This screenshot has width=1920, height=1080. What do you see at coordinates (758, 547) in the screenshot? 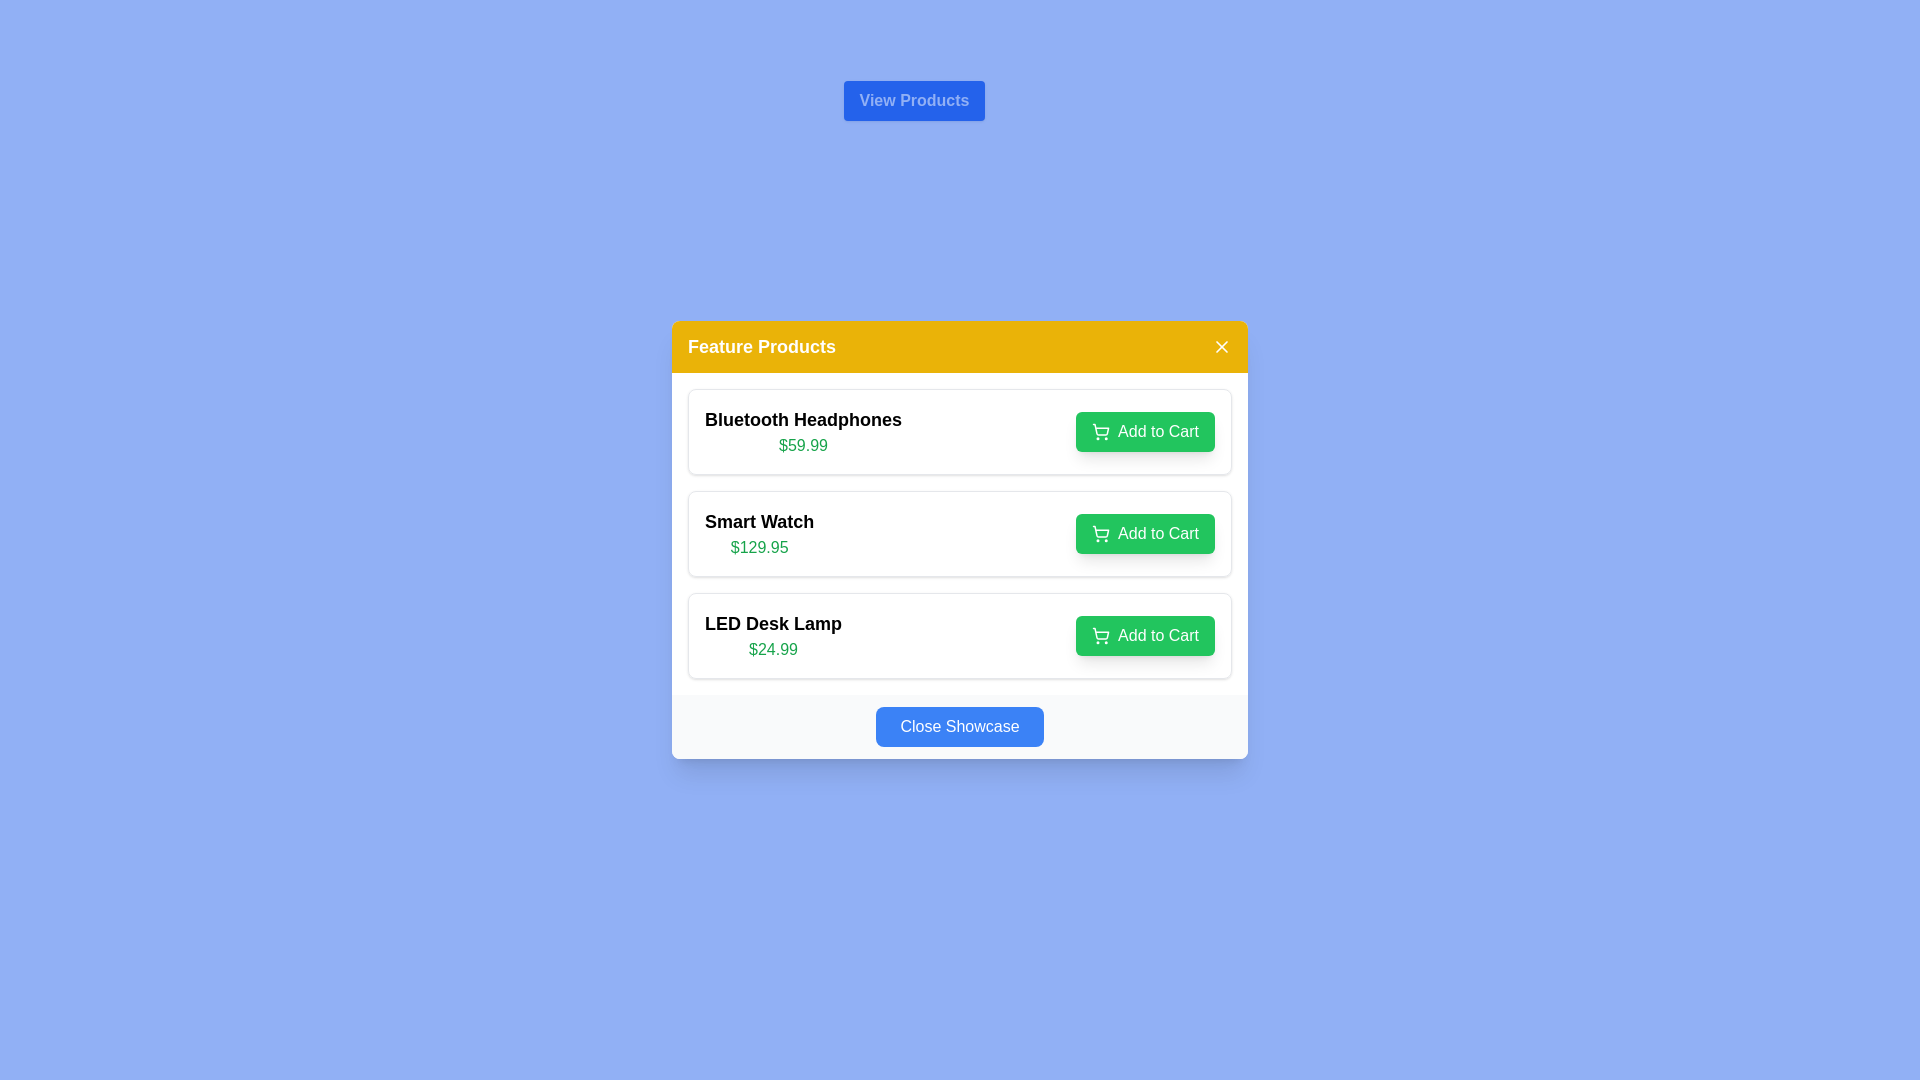
I see `the price display showing '$129.95' in green font, located directly below the 'Smart Watch' label in the product listing interface` at bounding box center [758, 547].